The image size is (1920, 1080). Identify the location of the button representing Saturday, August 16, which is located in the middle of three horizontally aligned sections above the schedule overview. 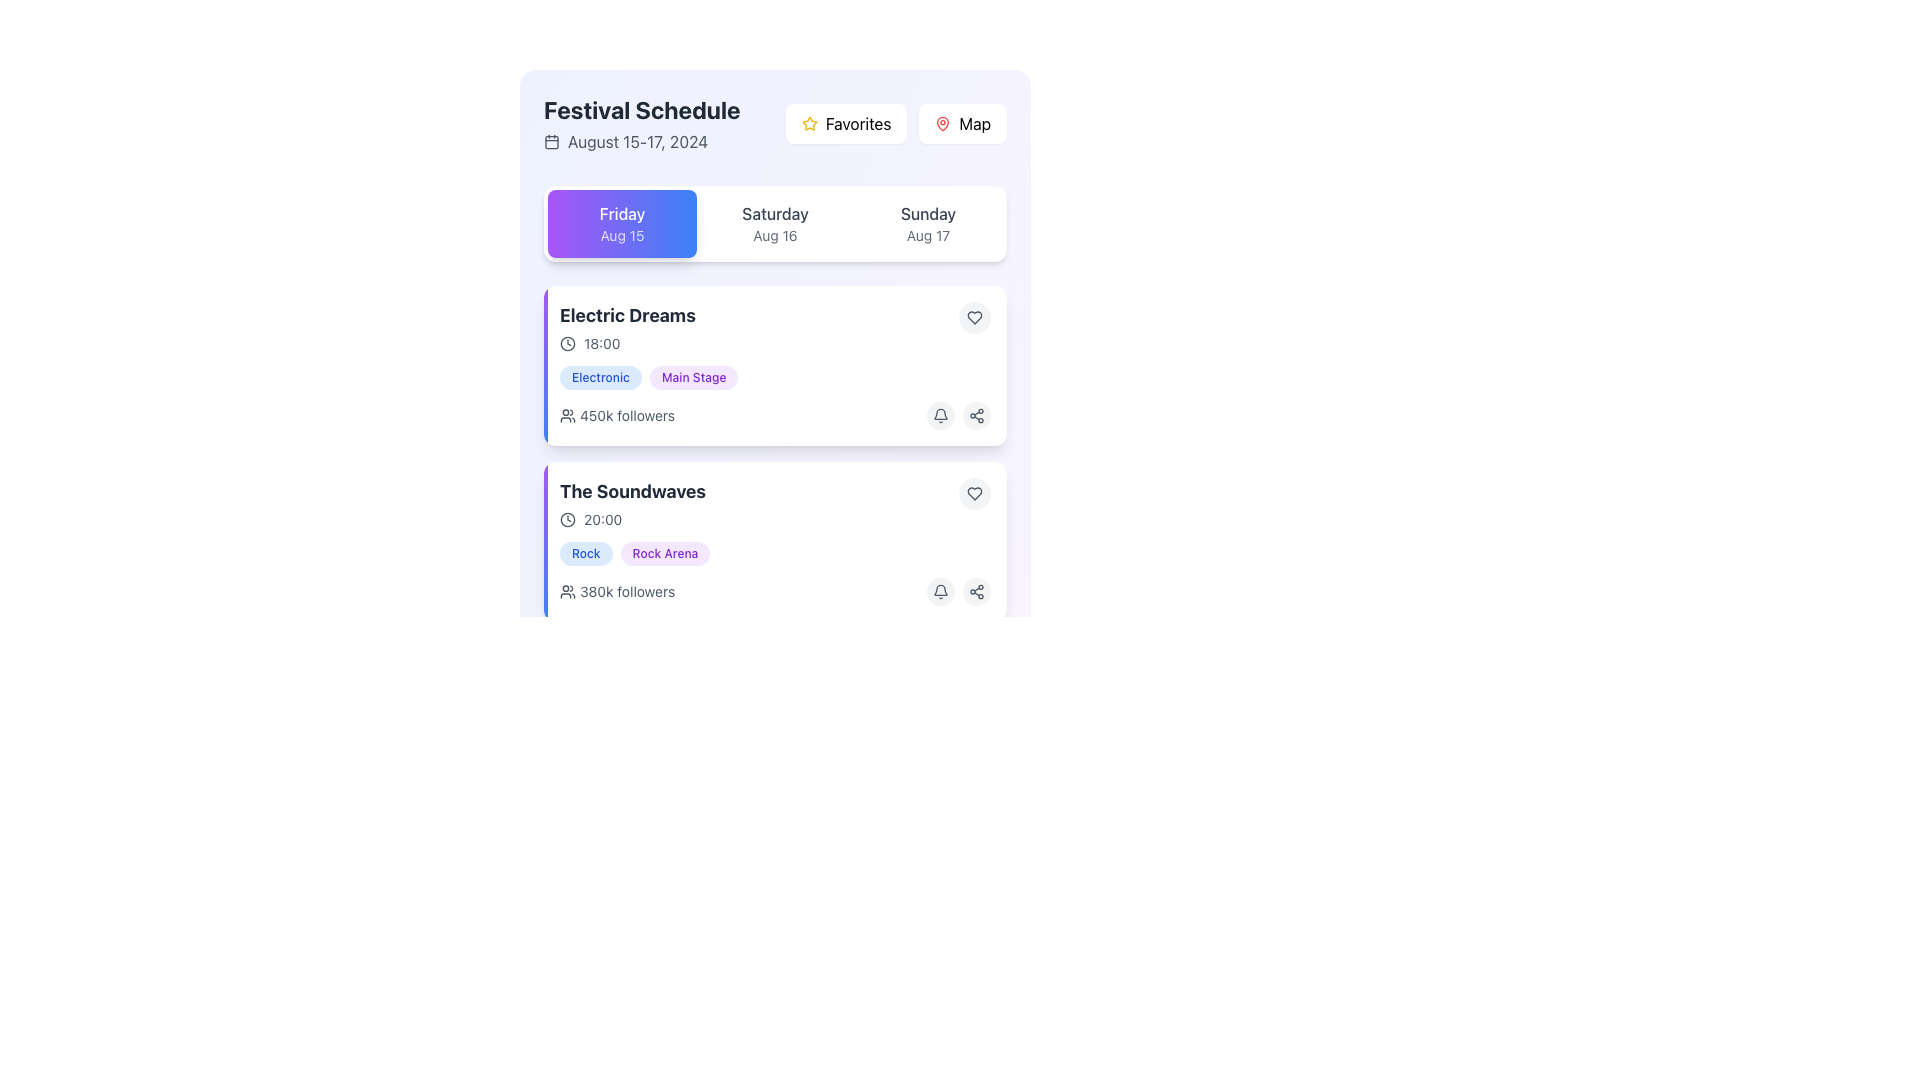
(774, 223).